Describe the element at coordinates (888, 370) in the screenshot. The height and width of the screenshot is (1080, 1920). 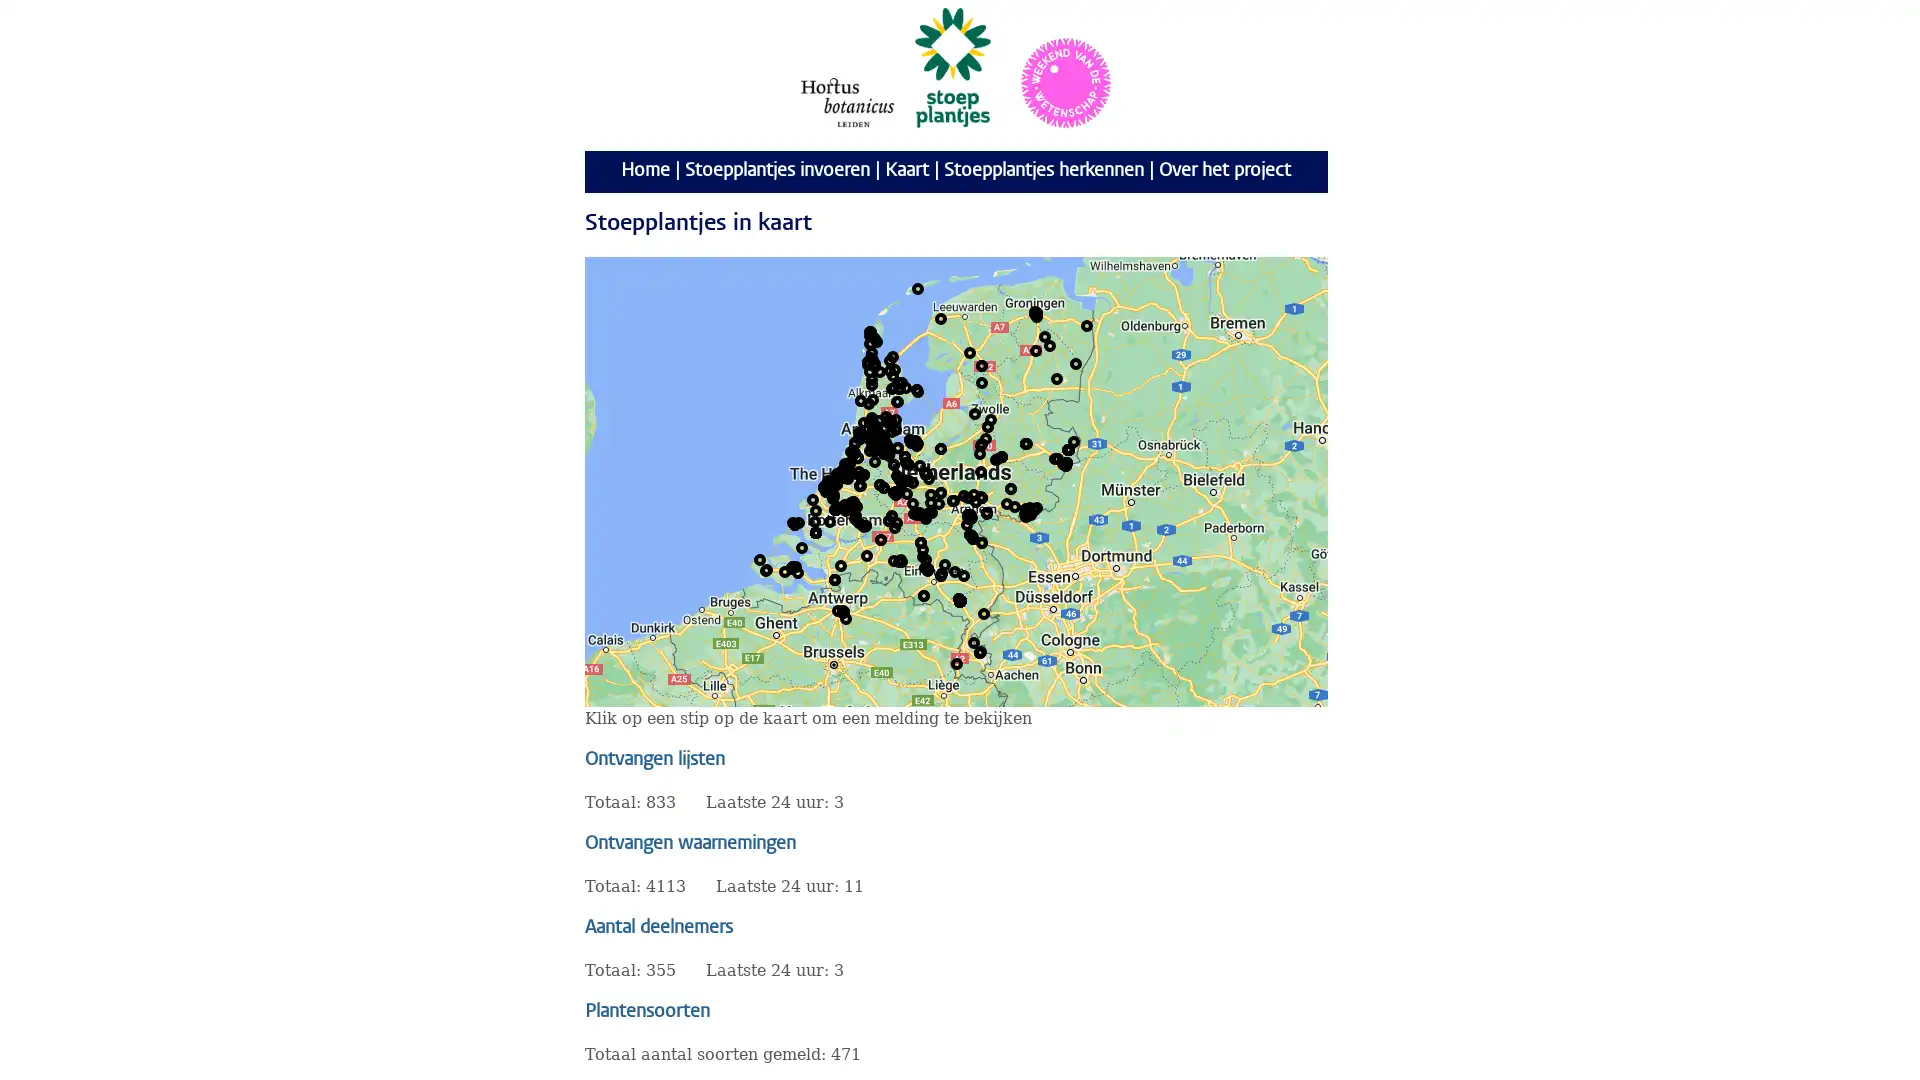
I see `Telling van op 12 oktober 2021` at that location.